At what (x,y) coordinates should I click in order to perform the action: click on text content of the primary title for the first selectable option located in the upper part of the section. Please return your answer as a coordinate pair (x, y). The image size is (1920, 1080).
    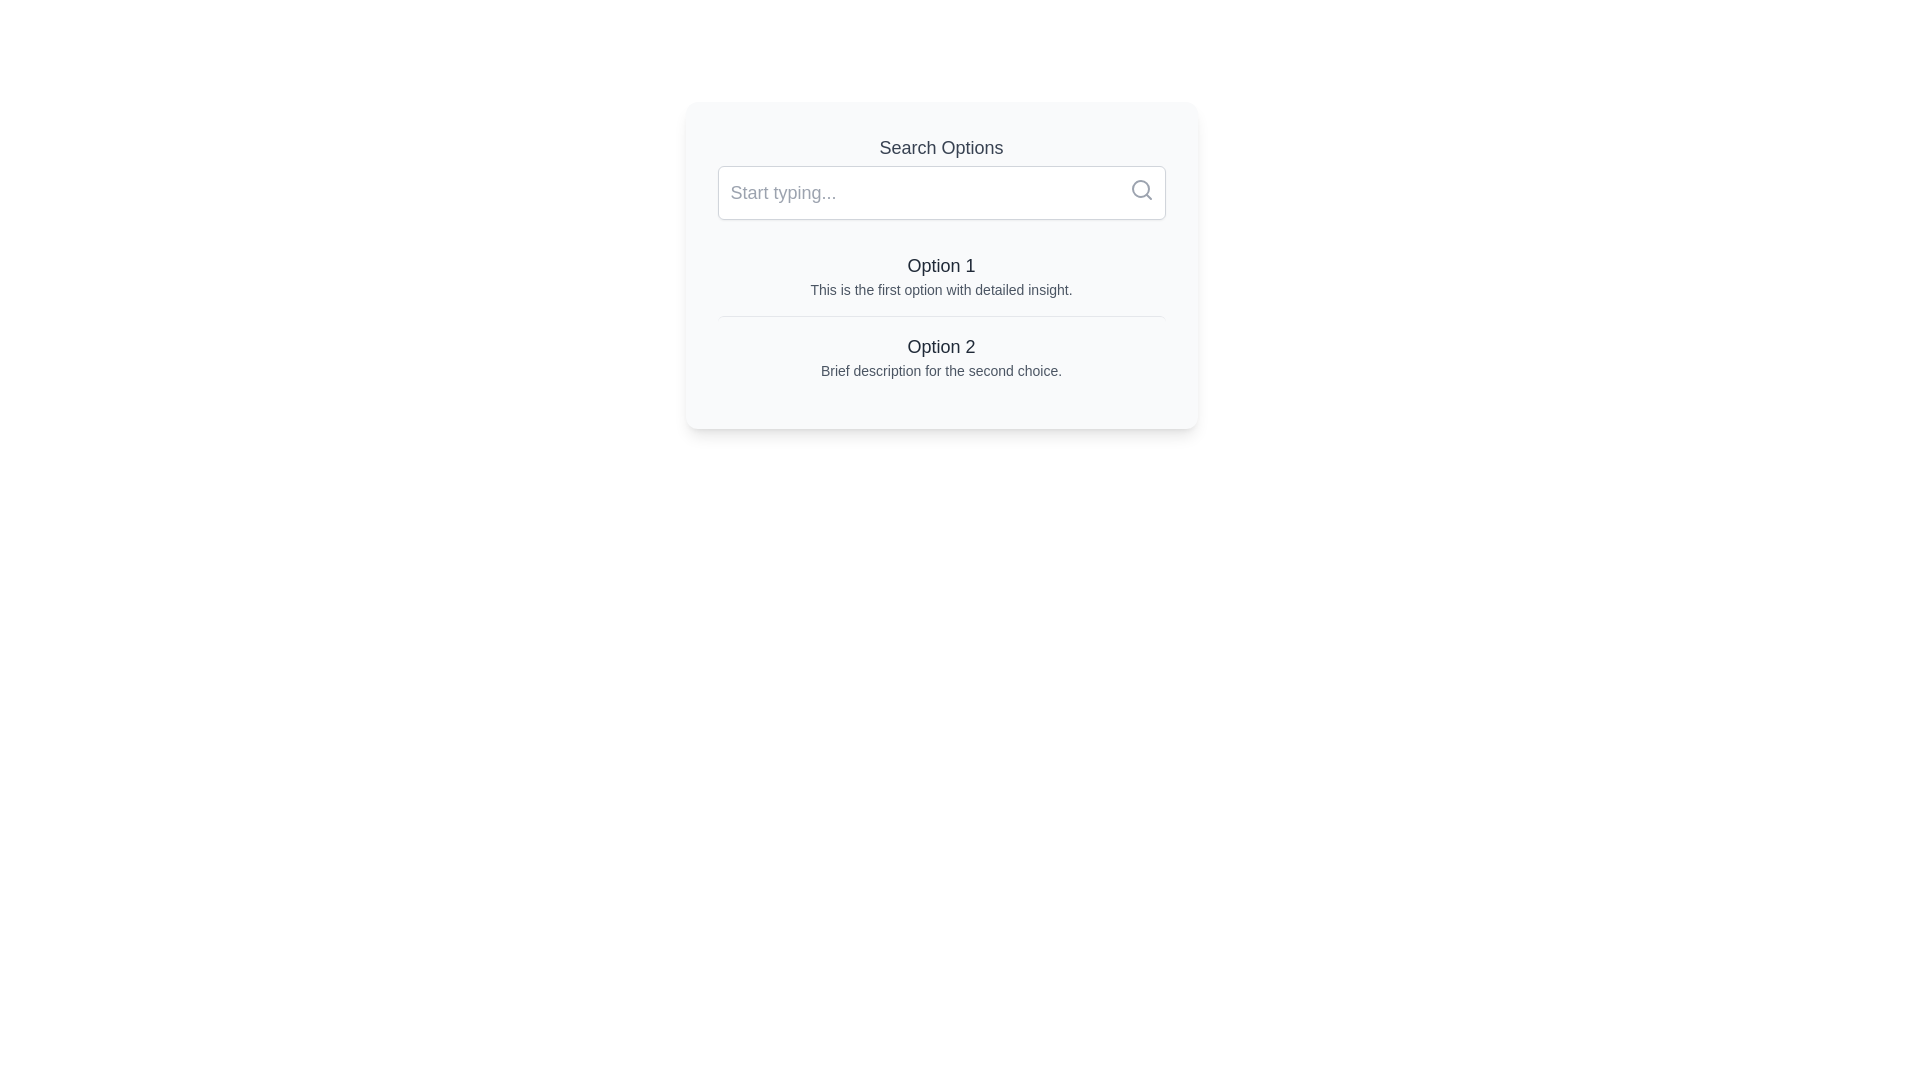
    Looking at the image, I should click on (940, 265).